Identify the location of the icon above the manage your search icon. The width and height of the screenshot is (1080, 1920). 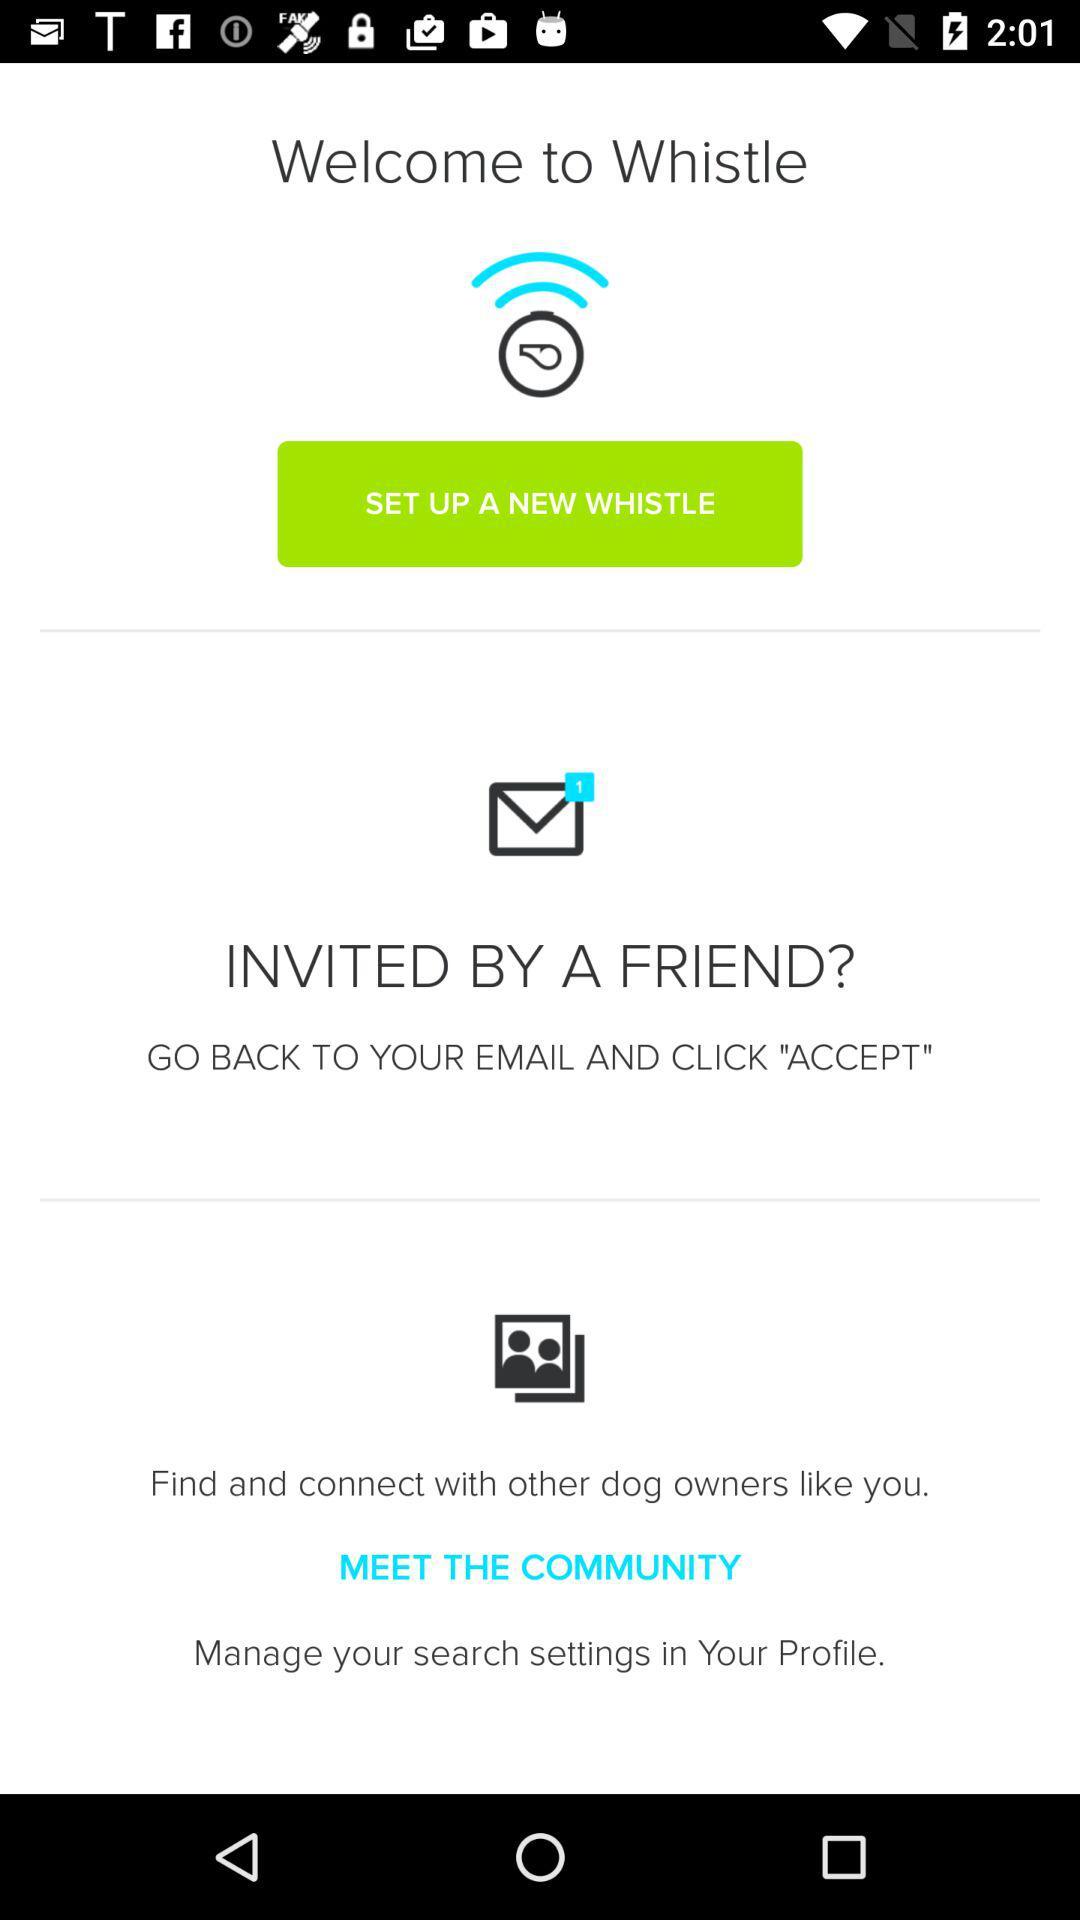
(540, 1567).